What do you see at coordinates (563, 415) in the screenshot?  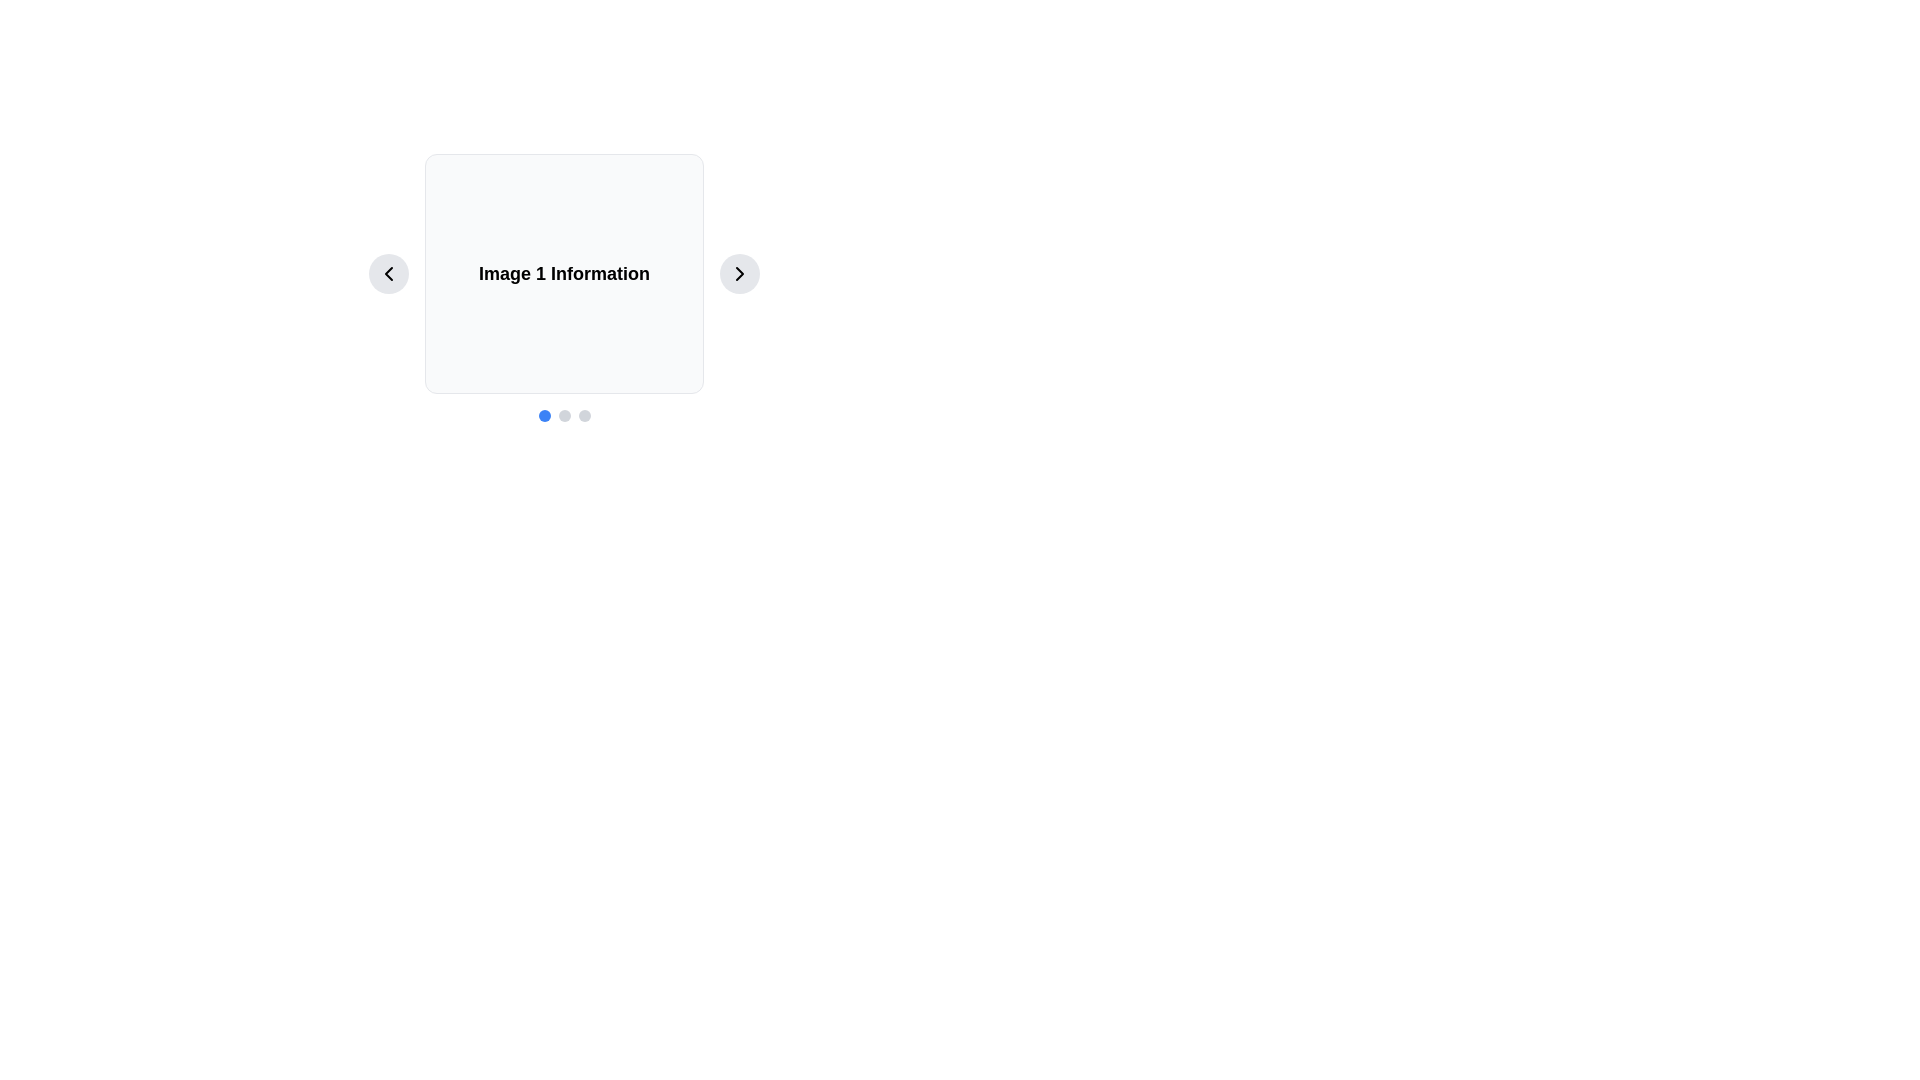 I see `the central light gray navigation indicator dot located below the 'Image 1 Information' content box` at bounding box center [563, 415].